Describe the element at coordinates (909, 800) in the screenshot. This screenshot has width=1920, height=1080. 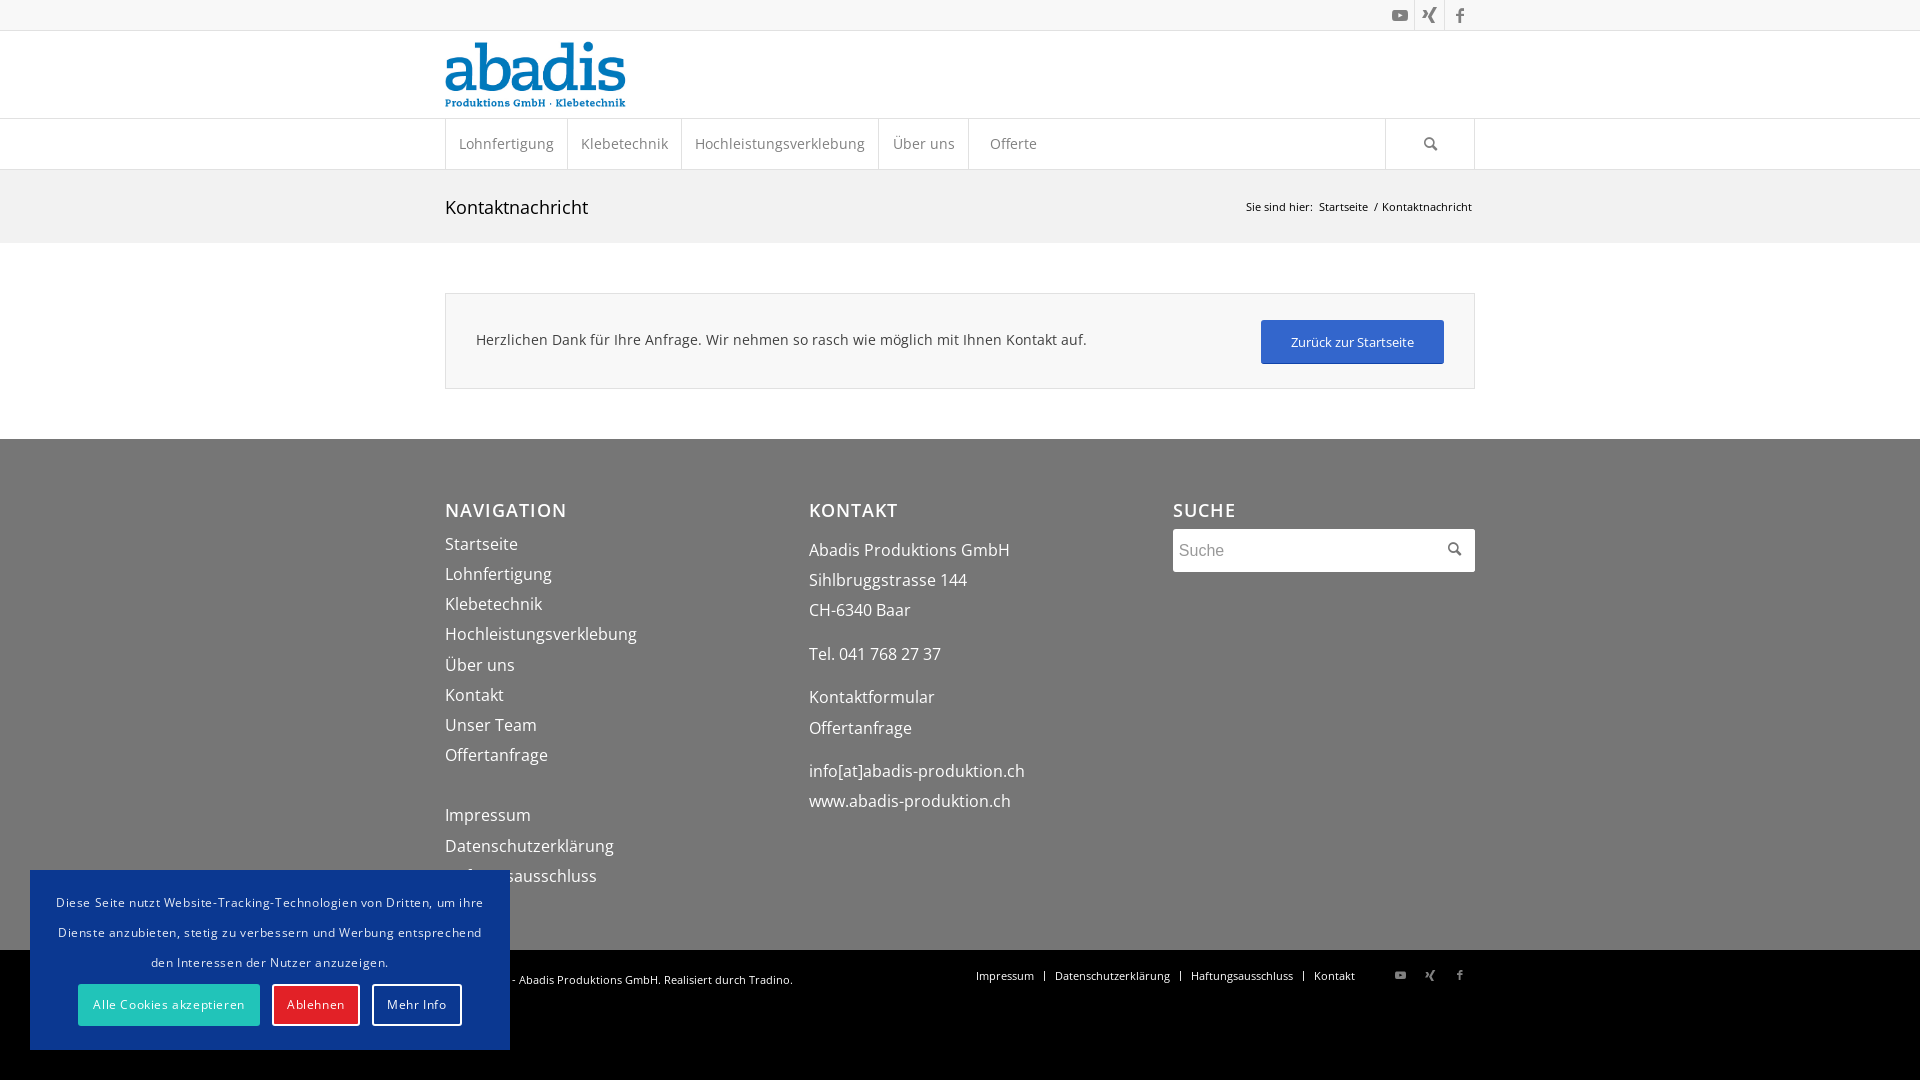
I see `'www.abadis-produktion.ch'` at that location.